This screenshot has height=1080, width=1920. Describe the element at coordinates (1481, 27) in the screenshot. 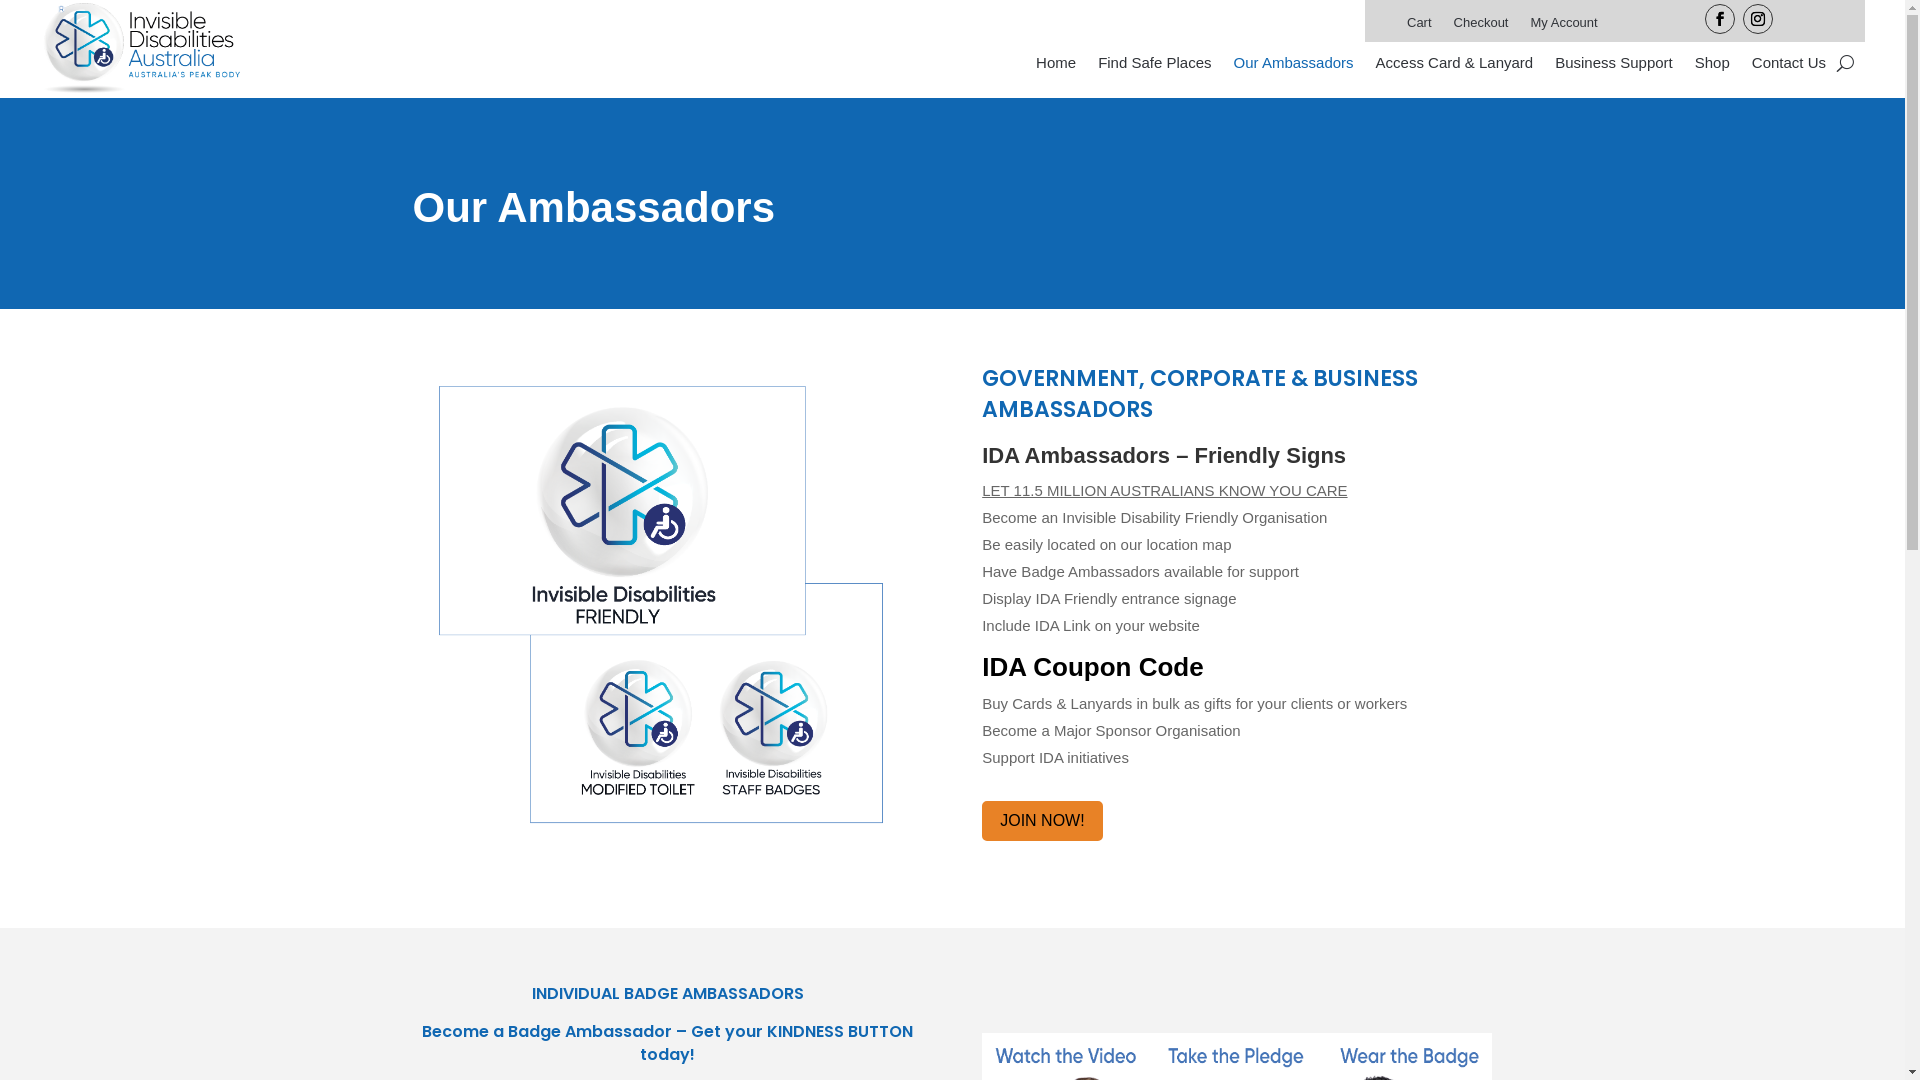

I see `'Checkout'` at that location.